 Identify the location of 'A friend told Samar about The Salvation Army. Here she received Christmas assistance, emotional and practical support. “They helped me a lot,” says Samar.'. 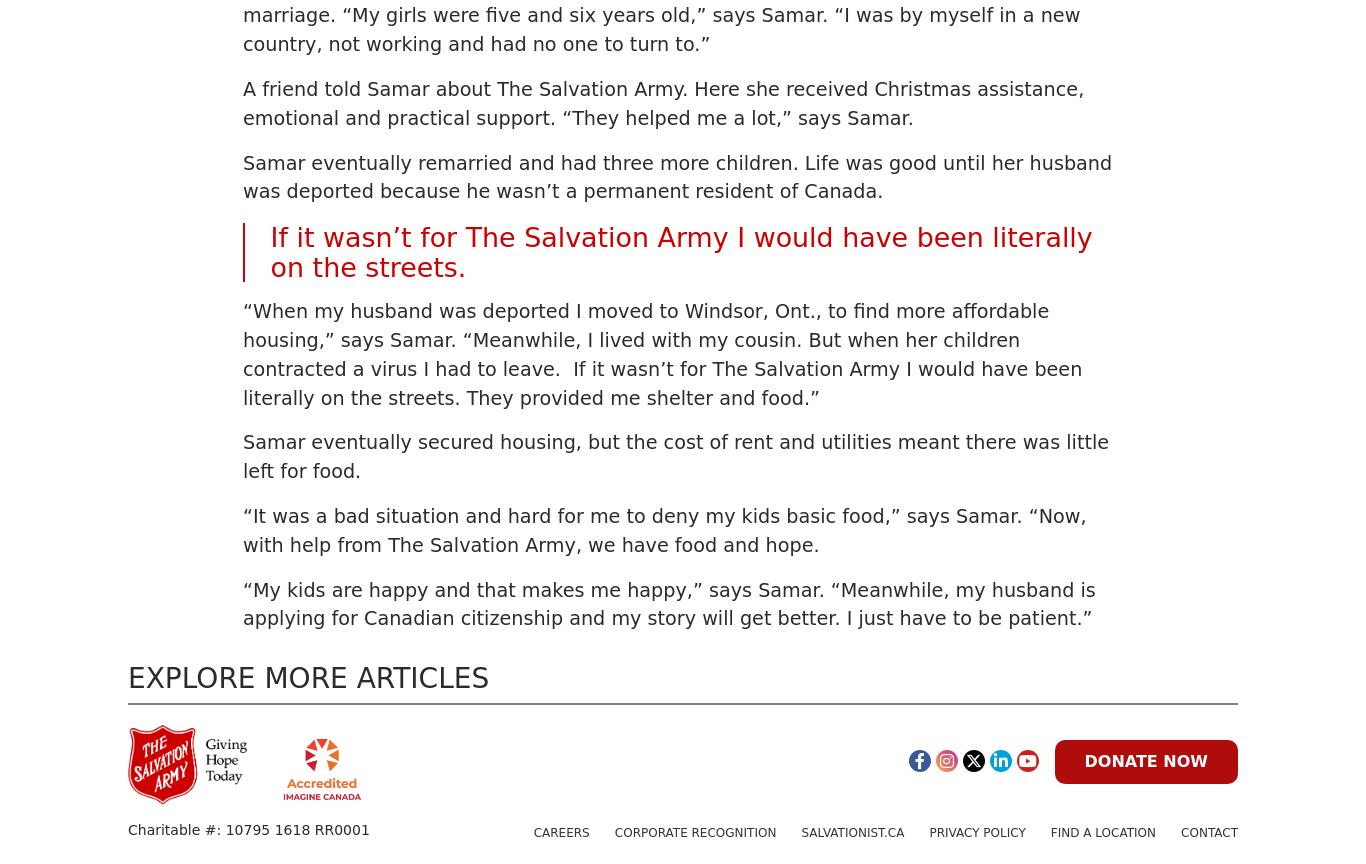
(662, 102).